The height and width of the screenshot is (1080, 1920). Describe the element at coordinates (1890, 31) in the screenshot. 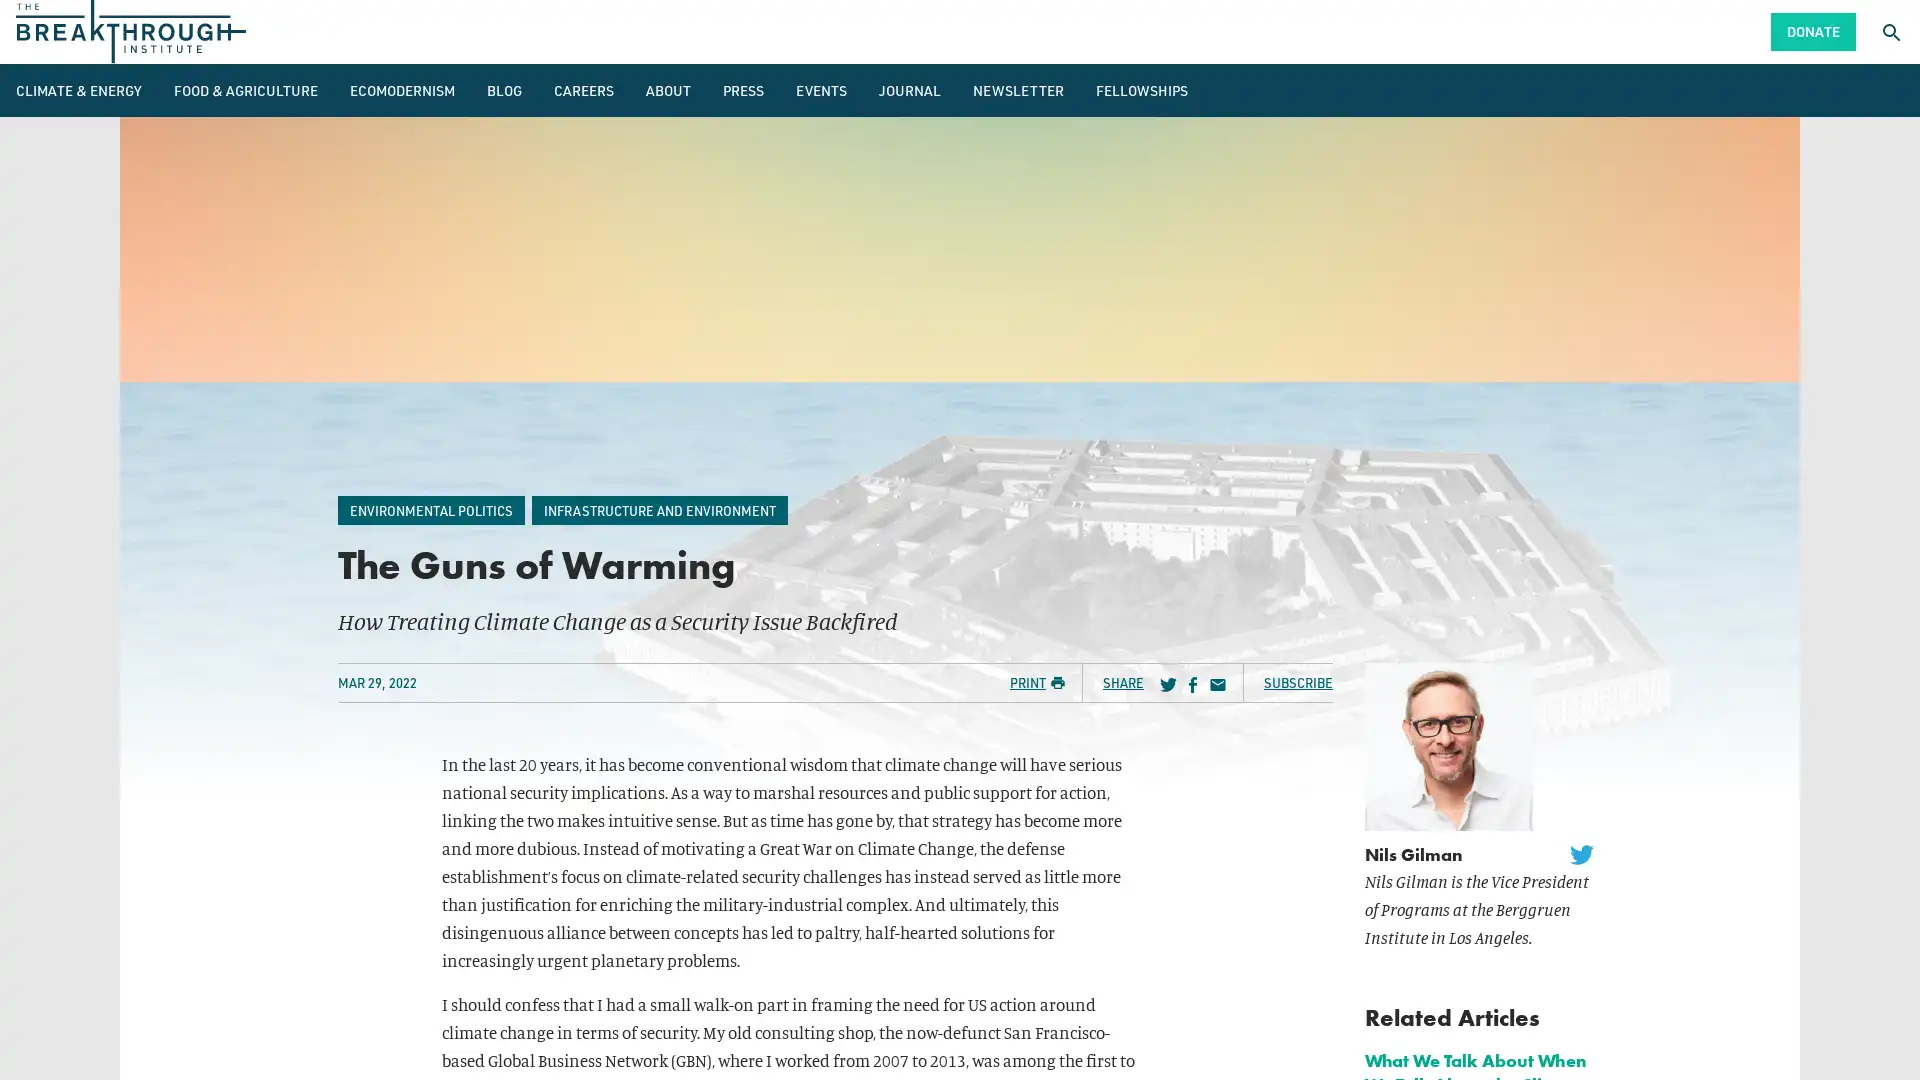

I see `Open search tray` at that location.